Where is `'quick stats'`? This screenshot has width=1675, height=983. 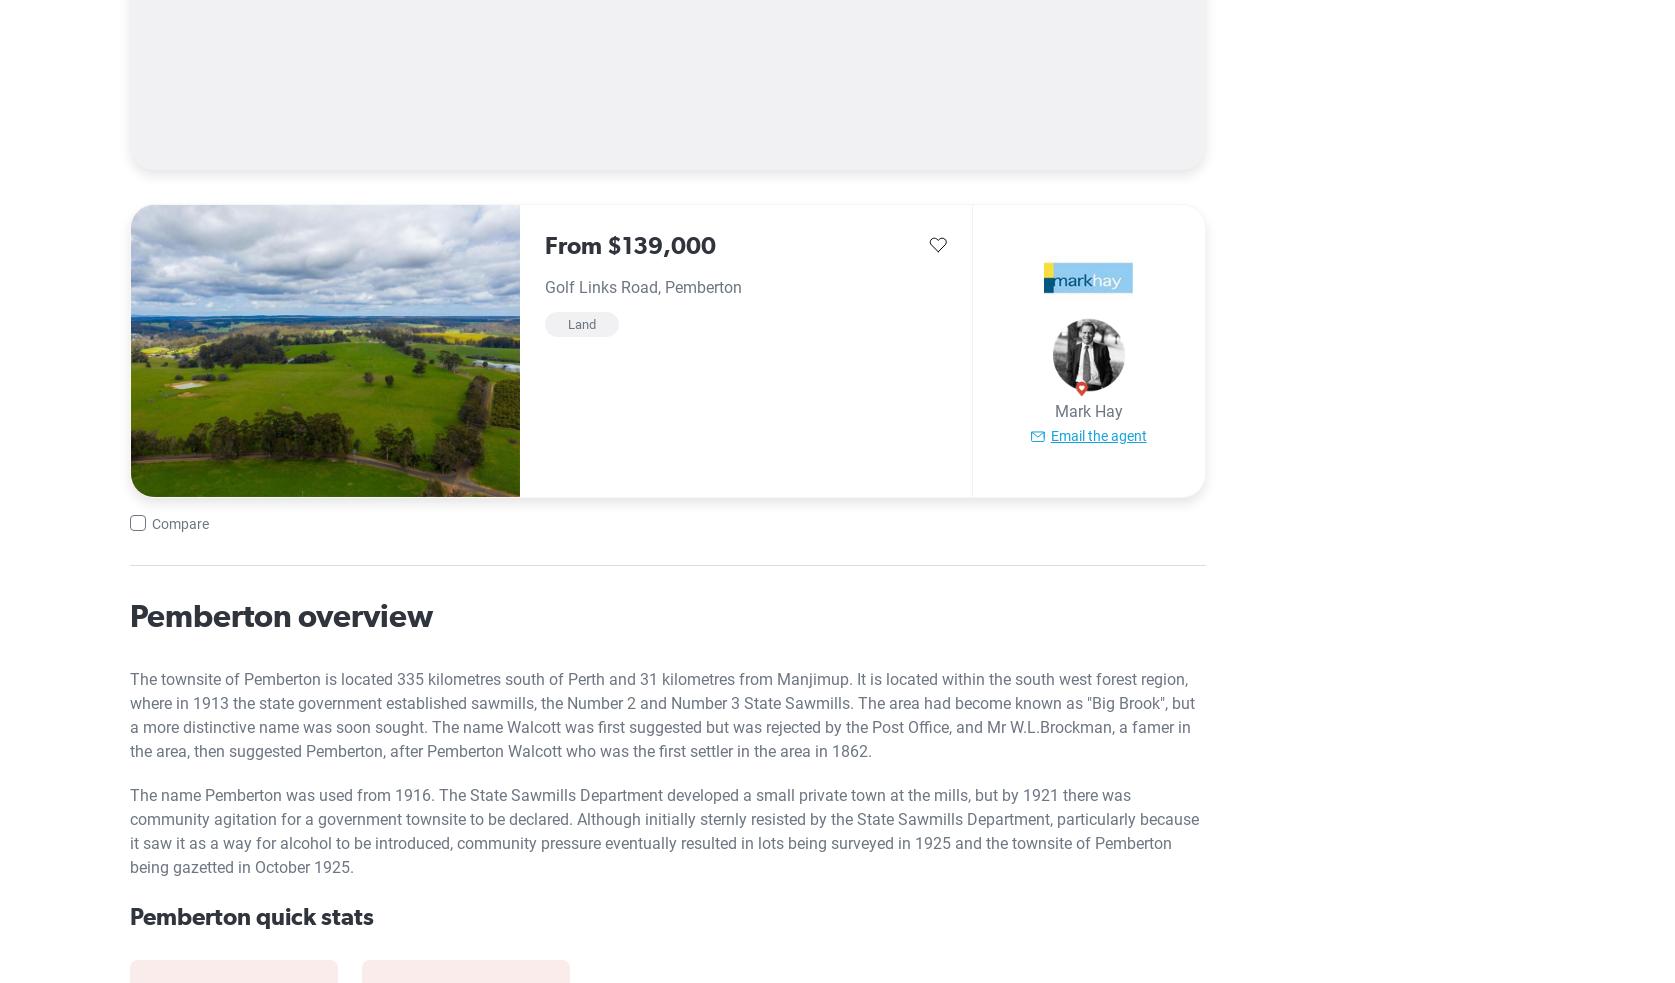 'quick stats' is located at coordinates (310, 915).